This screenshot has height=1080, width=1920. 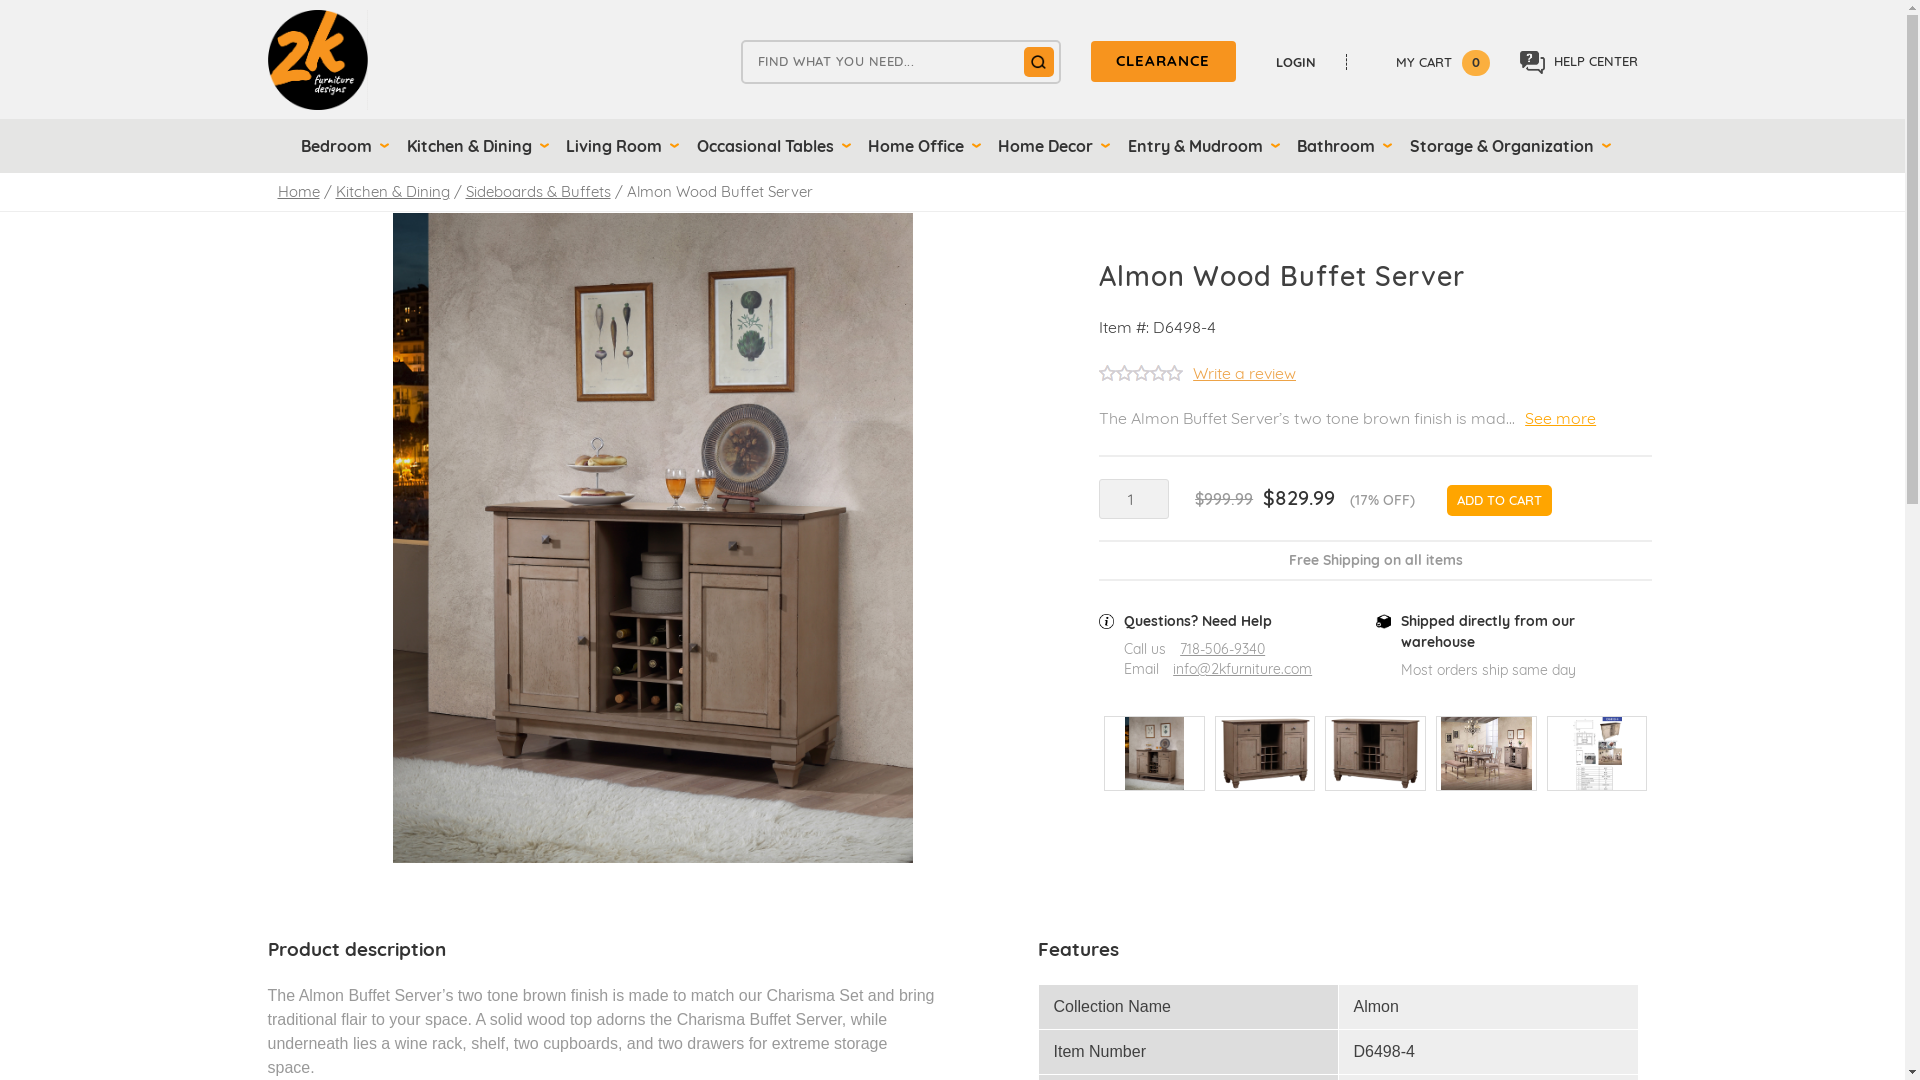 I want to click on 'ADD TO CART', so click(x=1499, y=500).